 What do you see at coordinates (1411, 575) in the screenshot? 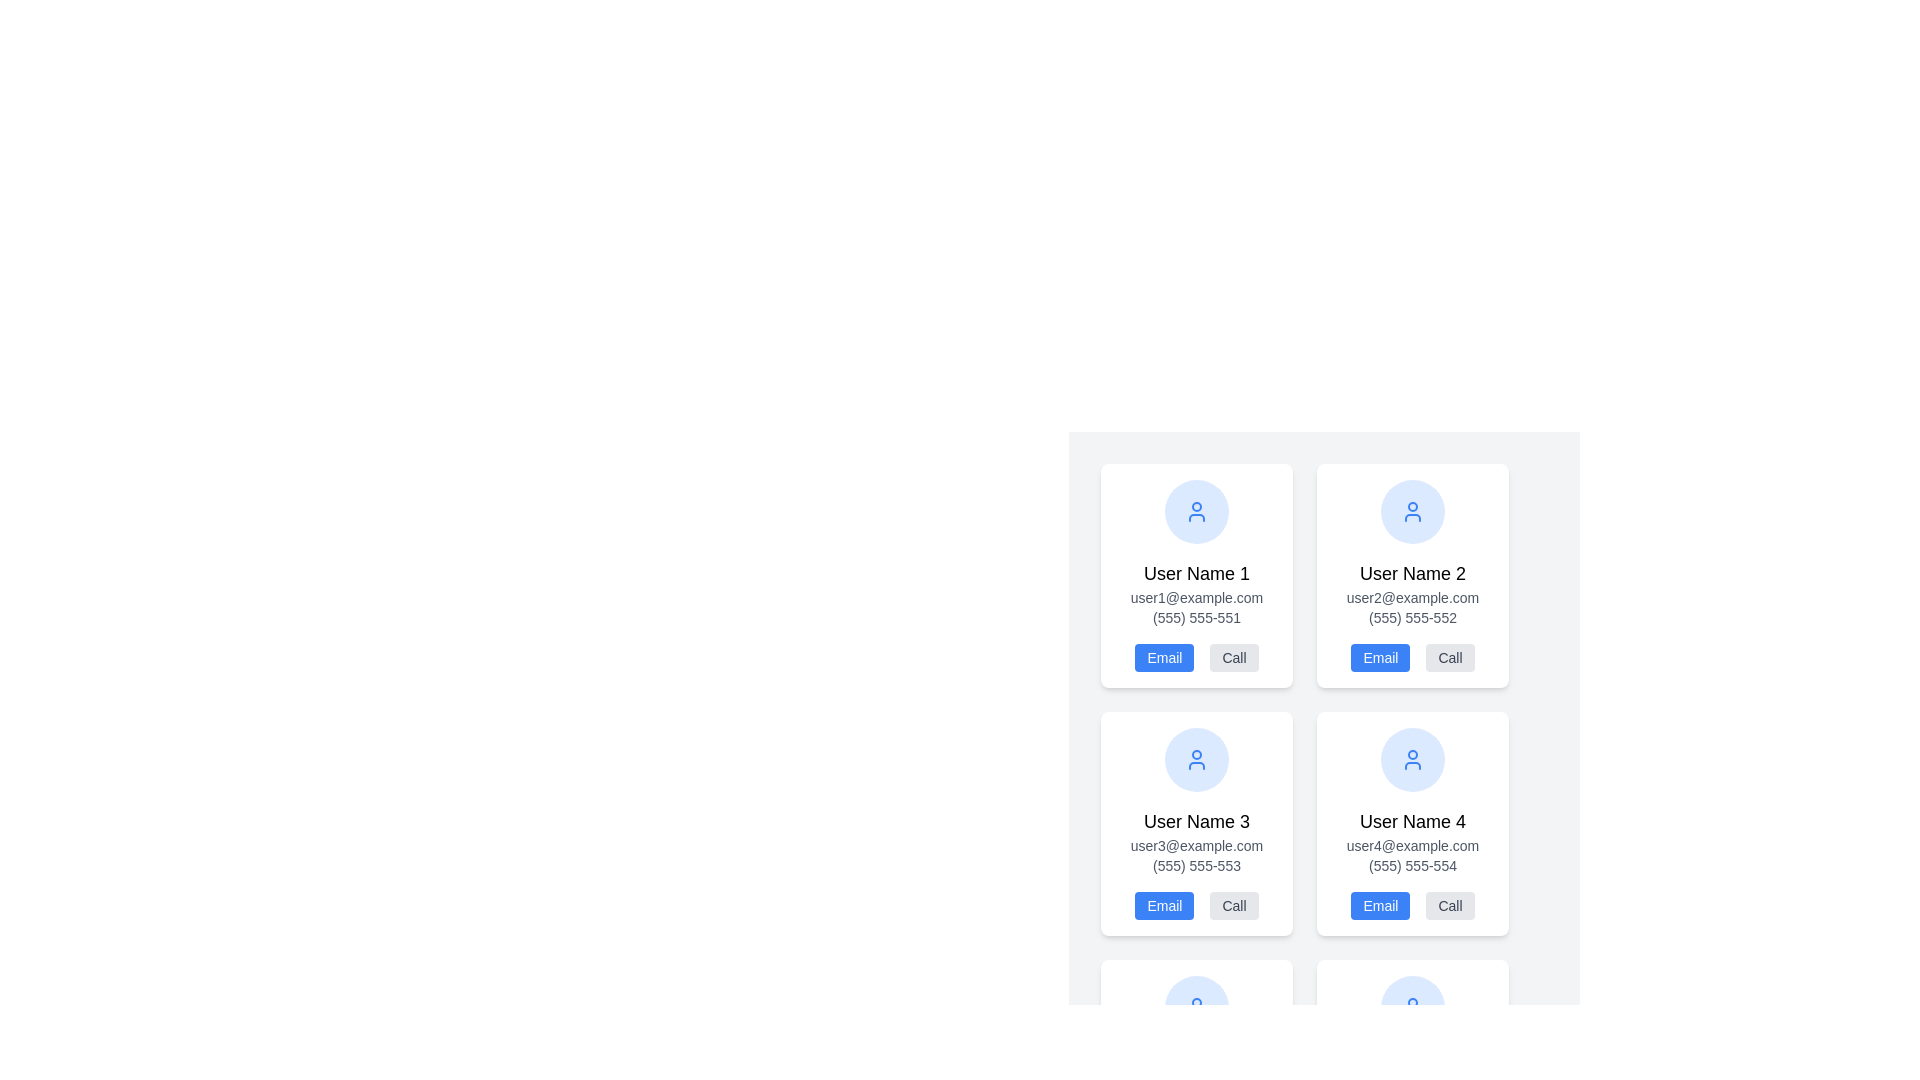
I see `on the user information Card UI component located in the second column of the first row` at bounding box center [1411, 575].